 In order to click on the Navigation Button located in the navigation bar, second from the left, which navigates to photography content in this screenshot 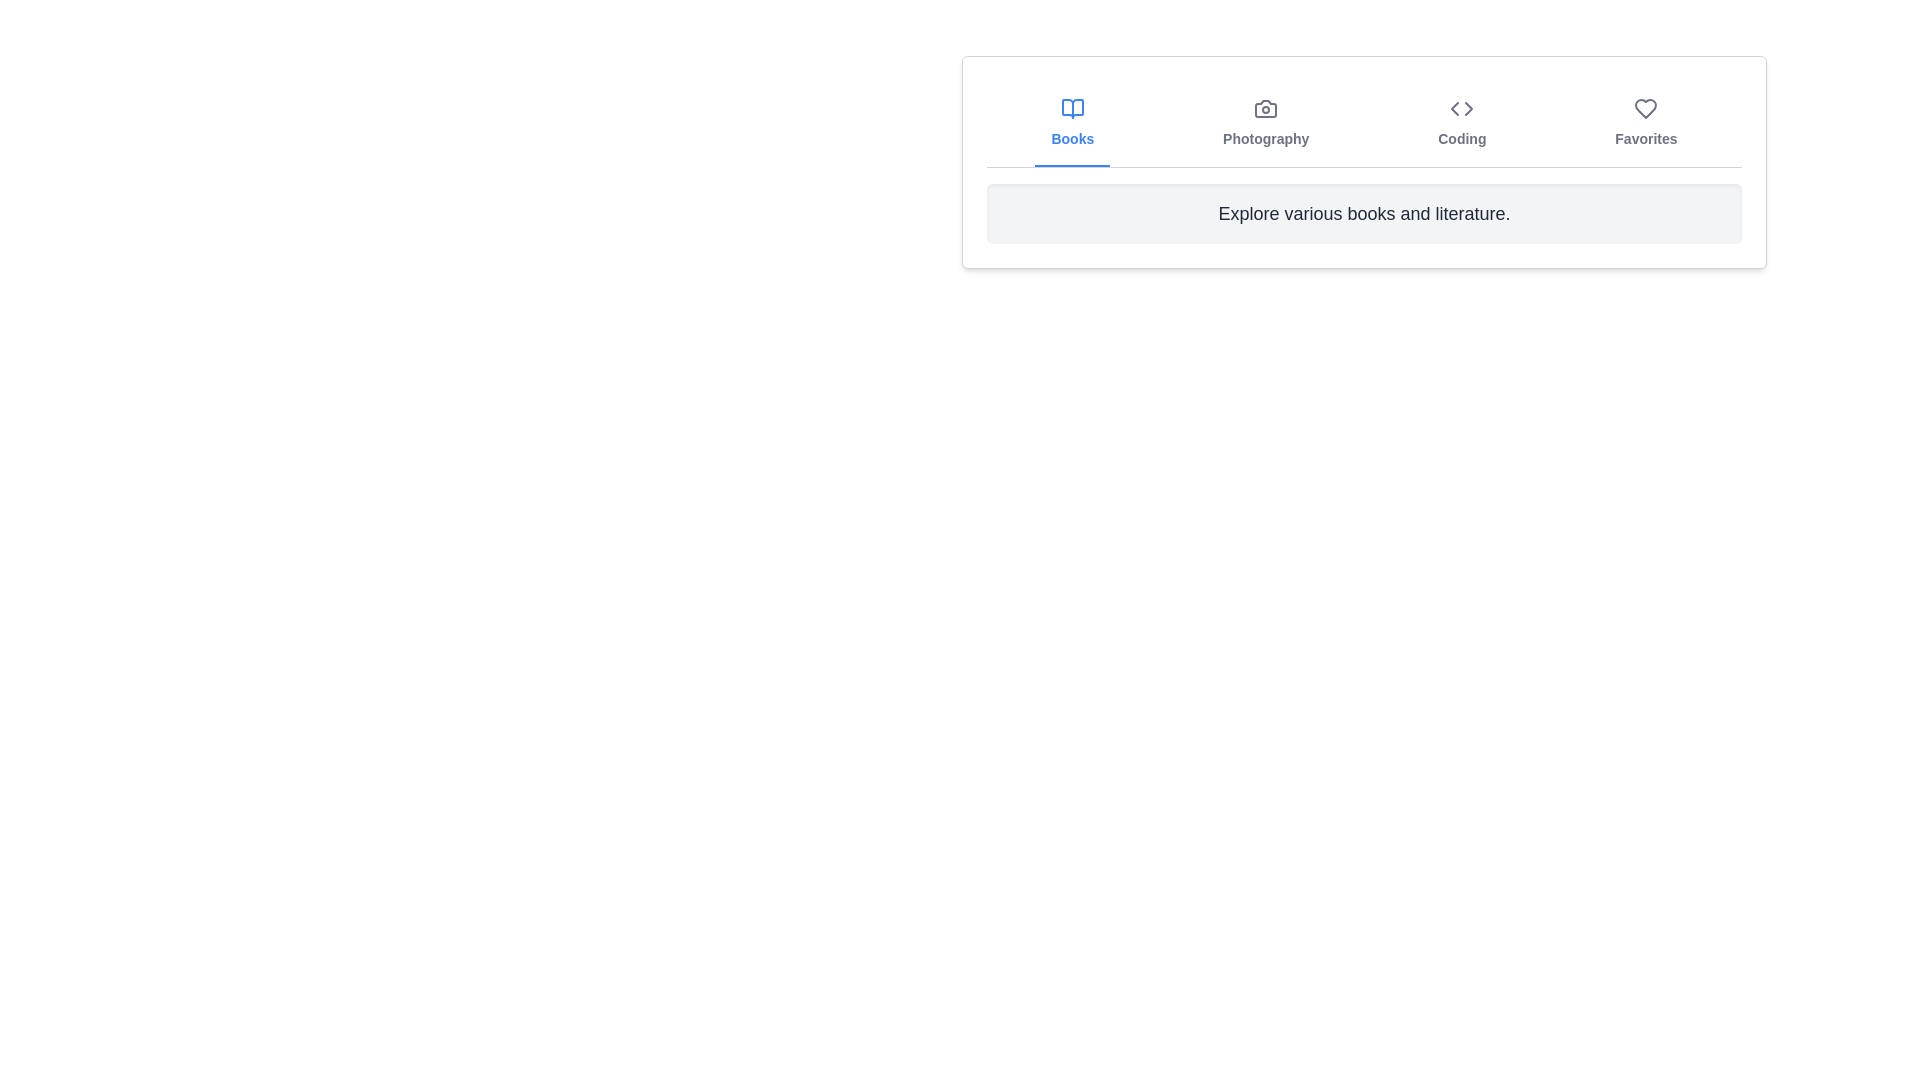, I will do `click(1265, 123)`.